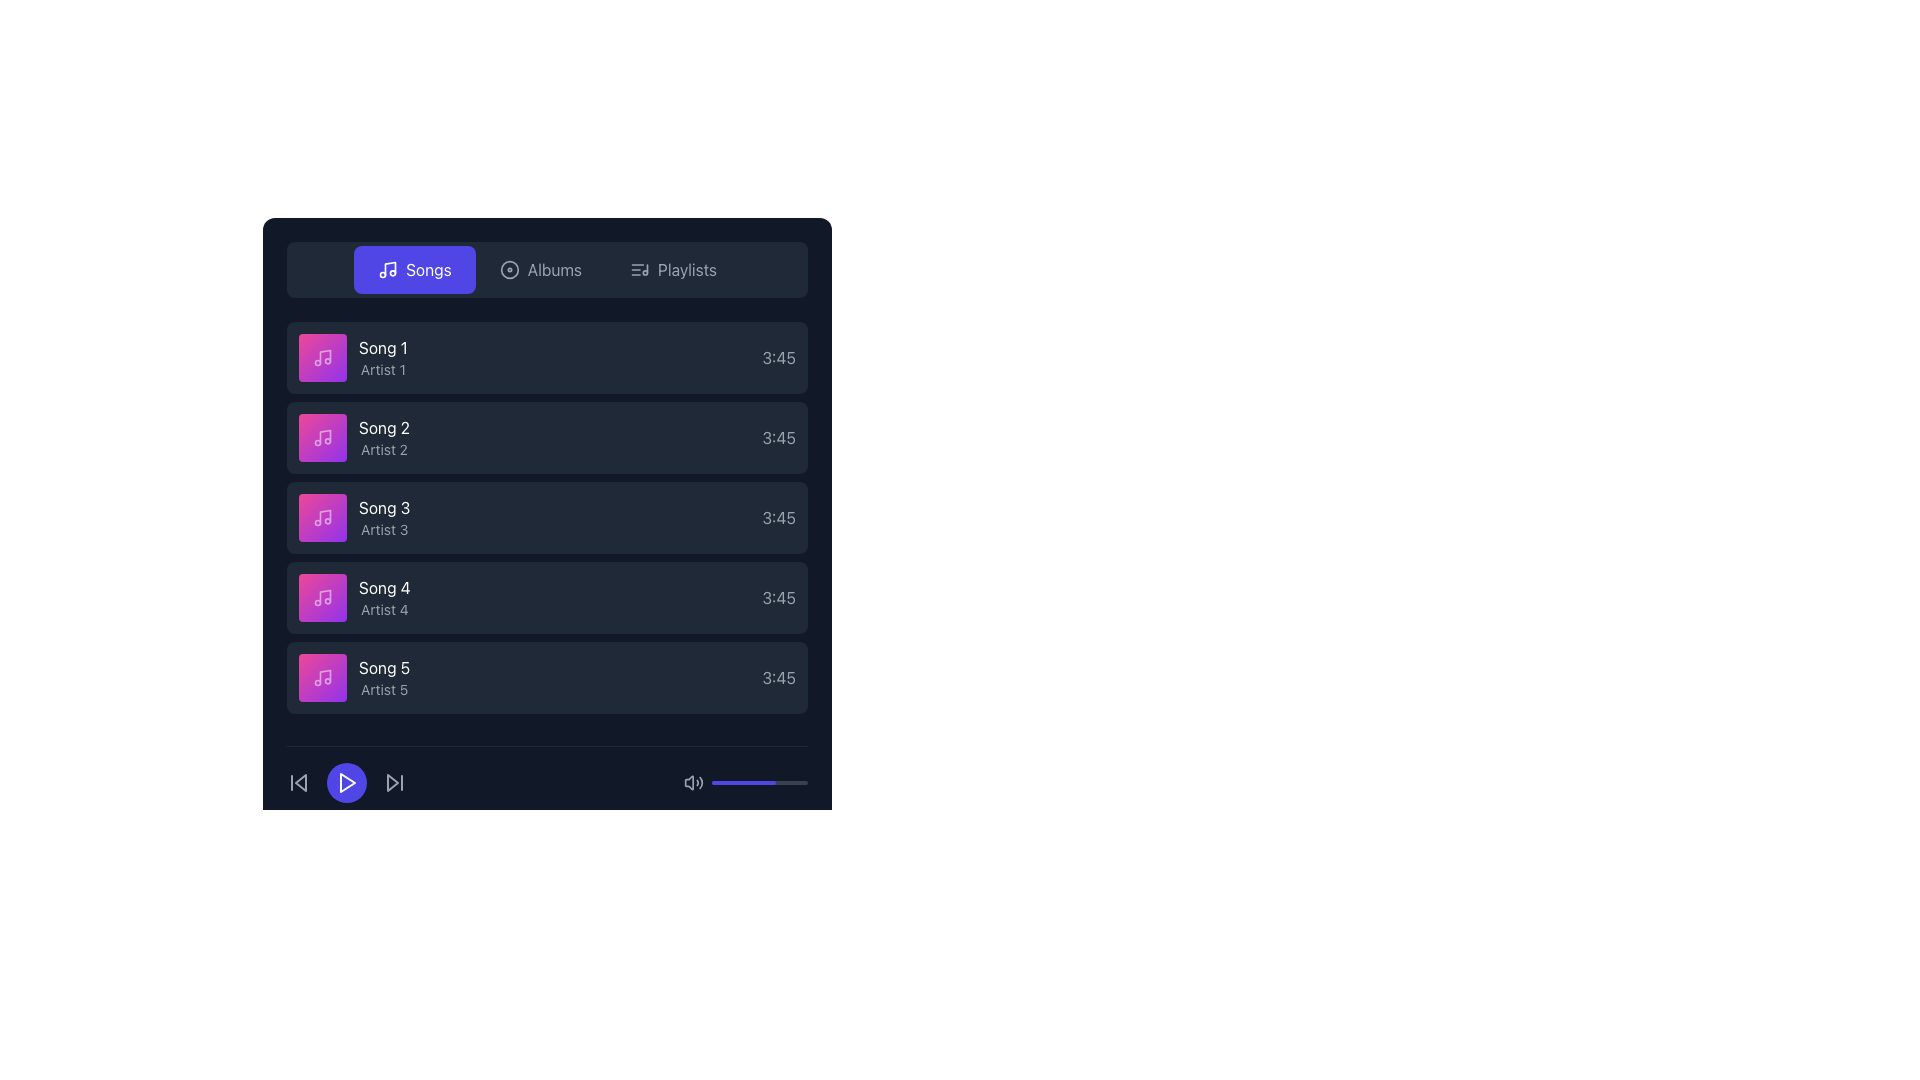 Image resolution: width=1920 pixels, height=1080 pixels. What do you see at coordinates (743, 782) in the screenshot?
I see `the blue progress bar indicator, which is a rounded rectangle occupying two-thirds of the width of a gray bar near the bottom right corner of the interface` at bounding box center [743, 782].